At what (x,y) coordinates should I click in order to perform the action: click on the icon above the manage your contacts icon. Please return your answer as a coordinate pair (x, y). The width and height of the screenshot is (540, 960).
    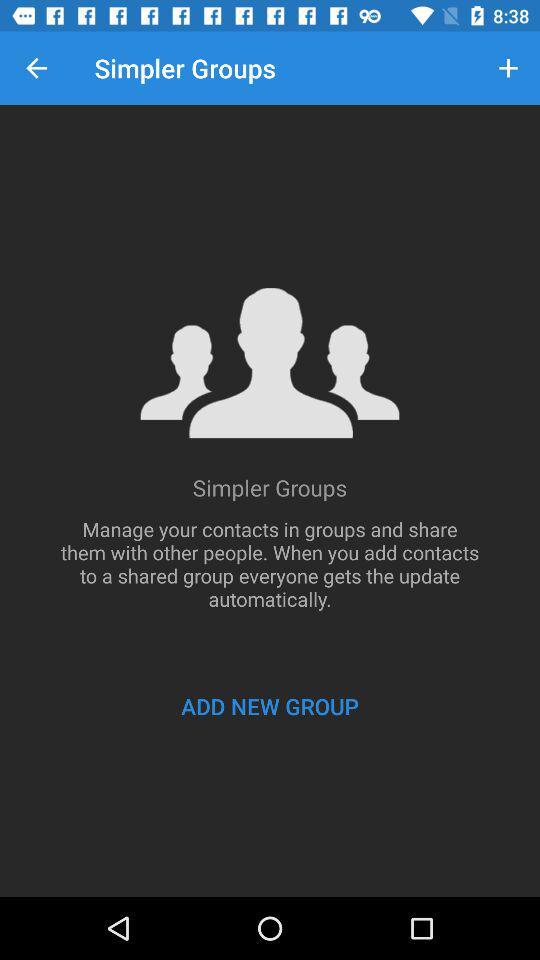
    Looking at the image, I should click on (508, 68).